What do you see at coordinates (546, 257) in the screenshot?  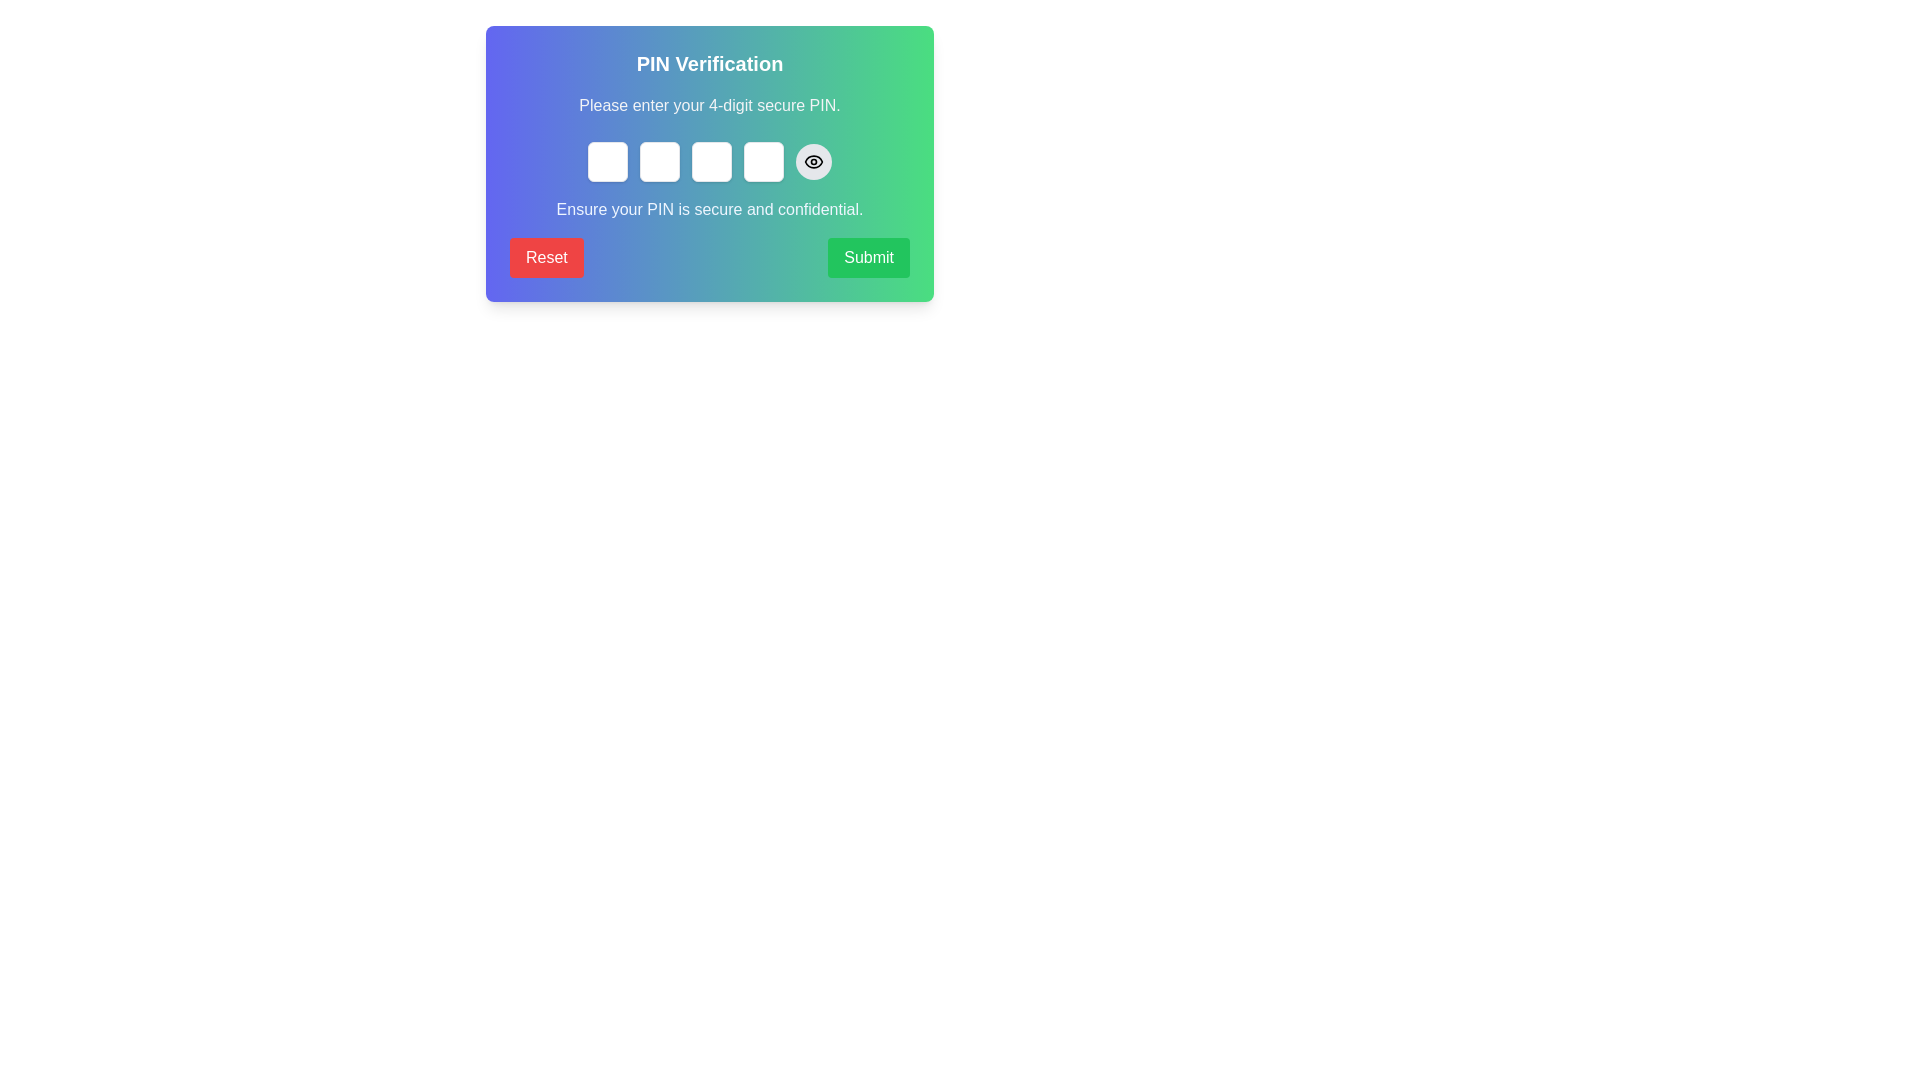 I see `the 'Reset' button, which is a rectangular button with white text on a red background located at the bottom-left of a panel` at bounding box center [546, 257].